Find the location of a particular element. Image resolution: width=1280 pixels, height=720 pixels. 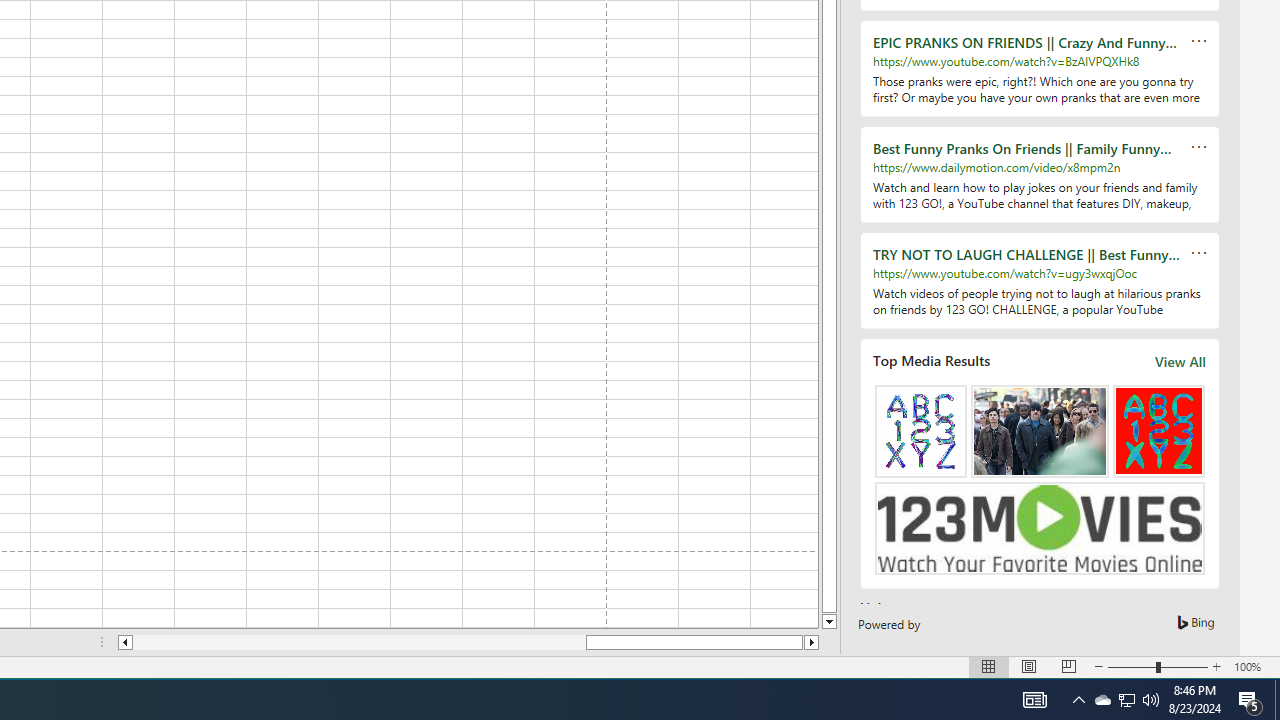

'Notification Chevron' is located at coordinates (1078, 698).